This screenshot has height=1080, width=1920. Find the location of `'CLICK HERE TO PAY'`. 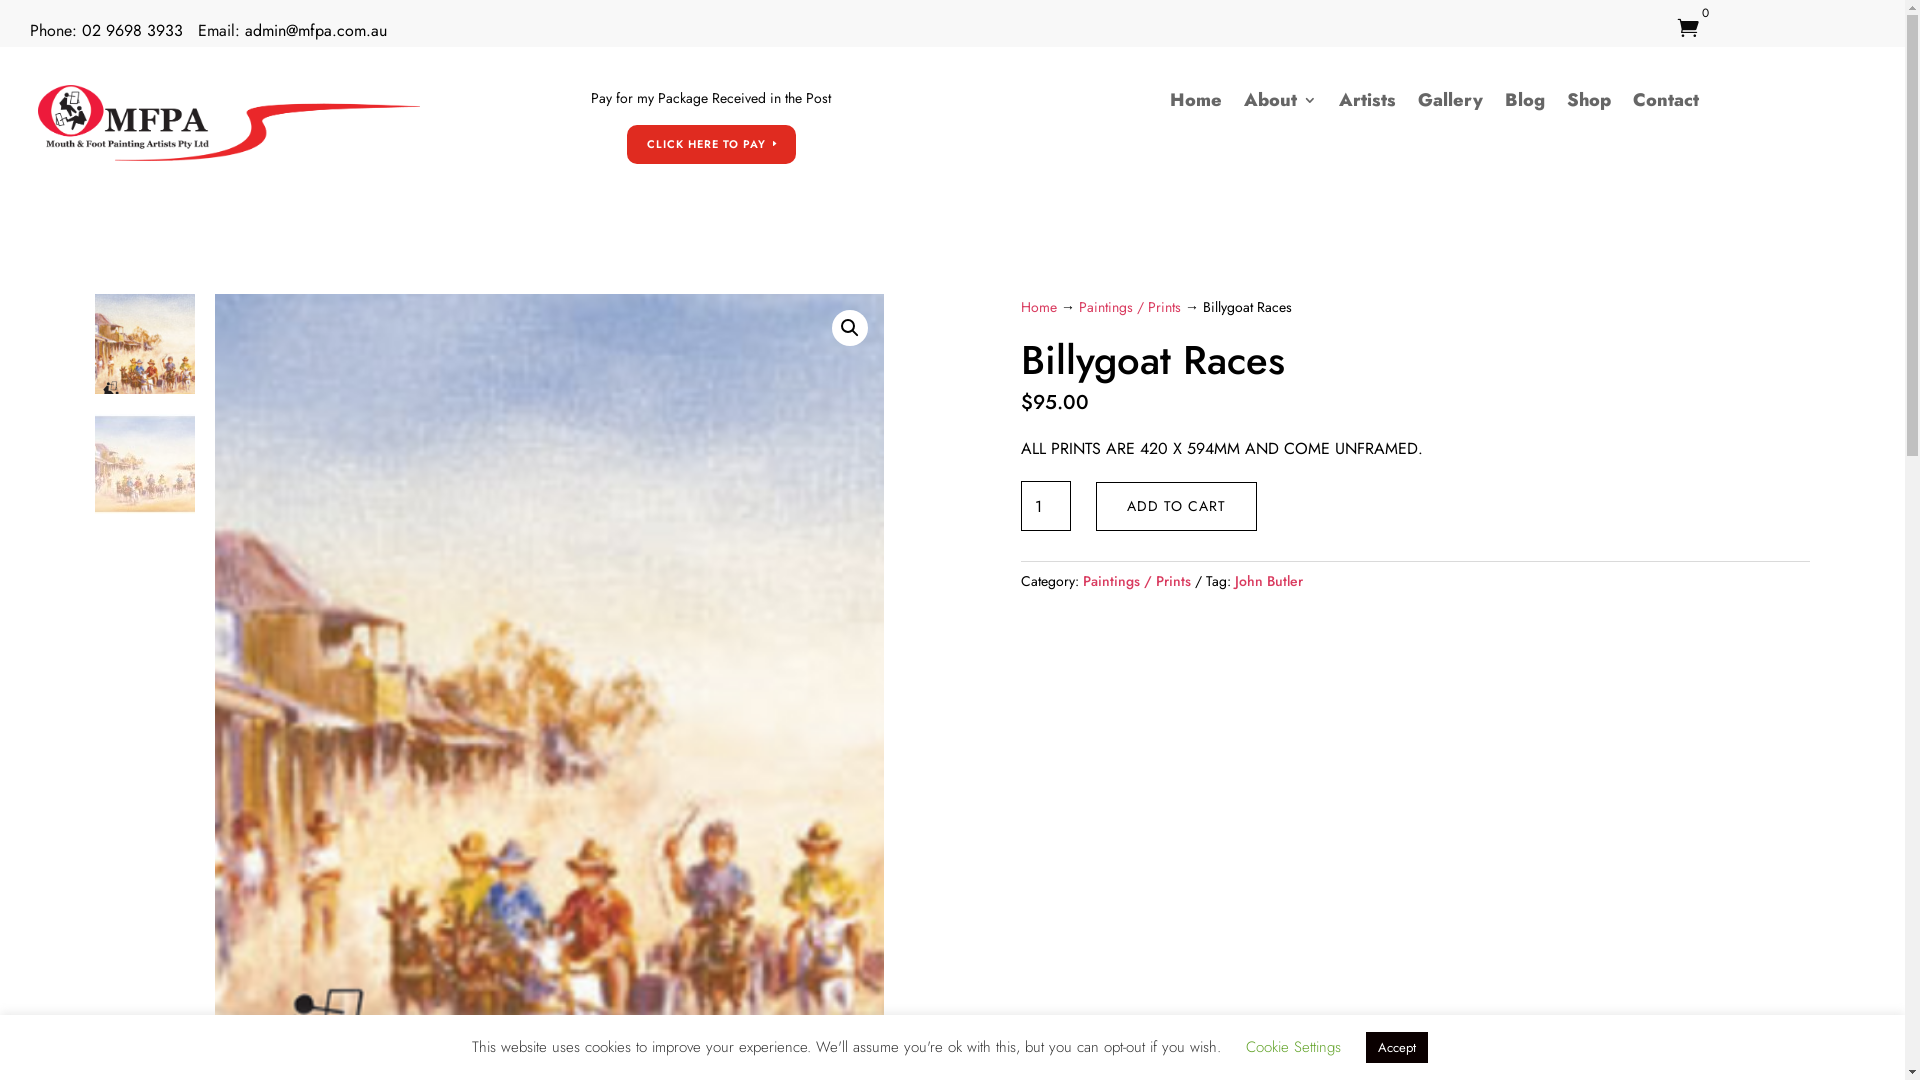

'CLICK HERE TO PAY' is located at coordinates (711, 143).